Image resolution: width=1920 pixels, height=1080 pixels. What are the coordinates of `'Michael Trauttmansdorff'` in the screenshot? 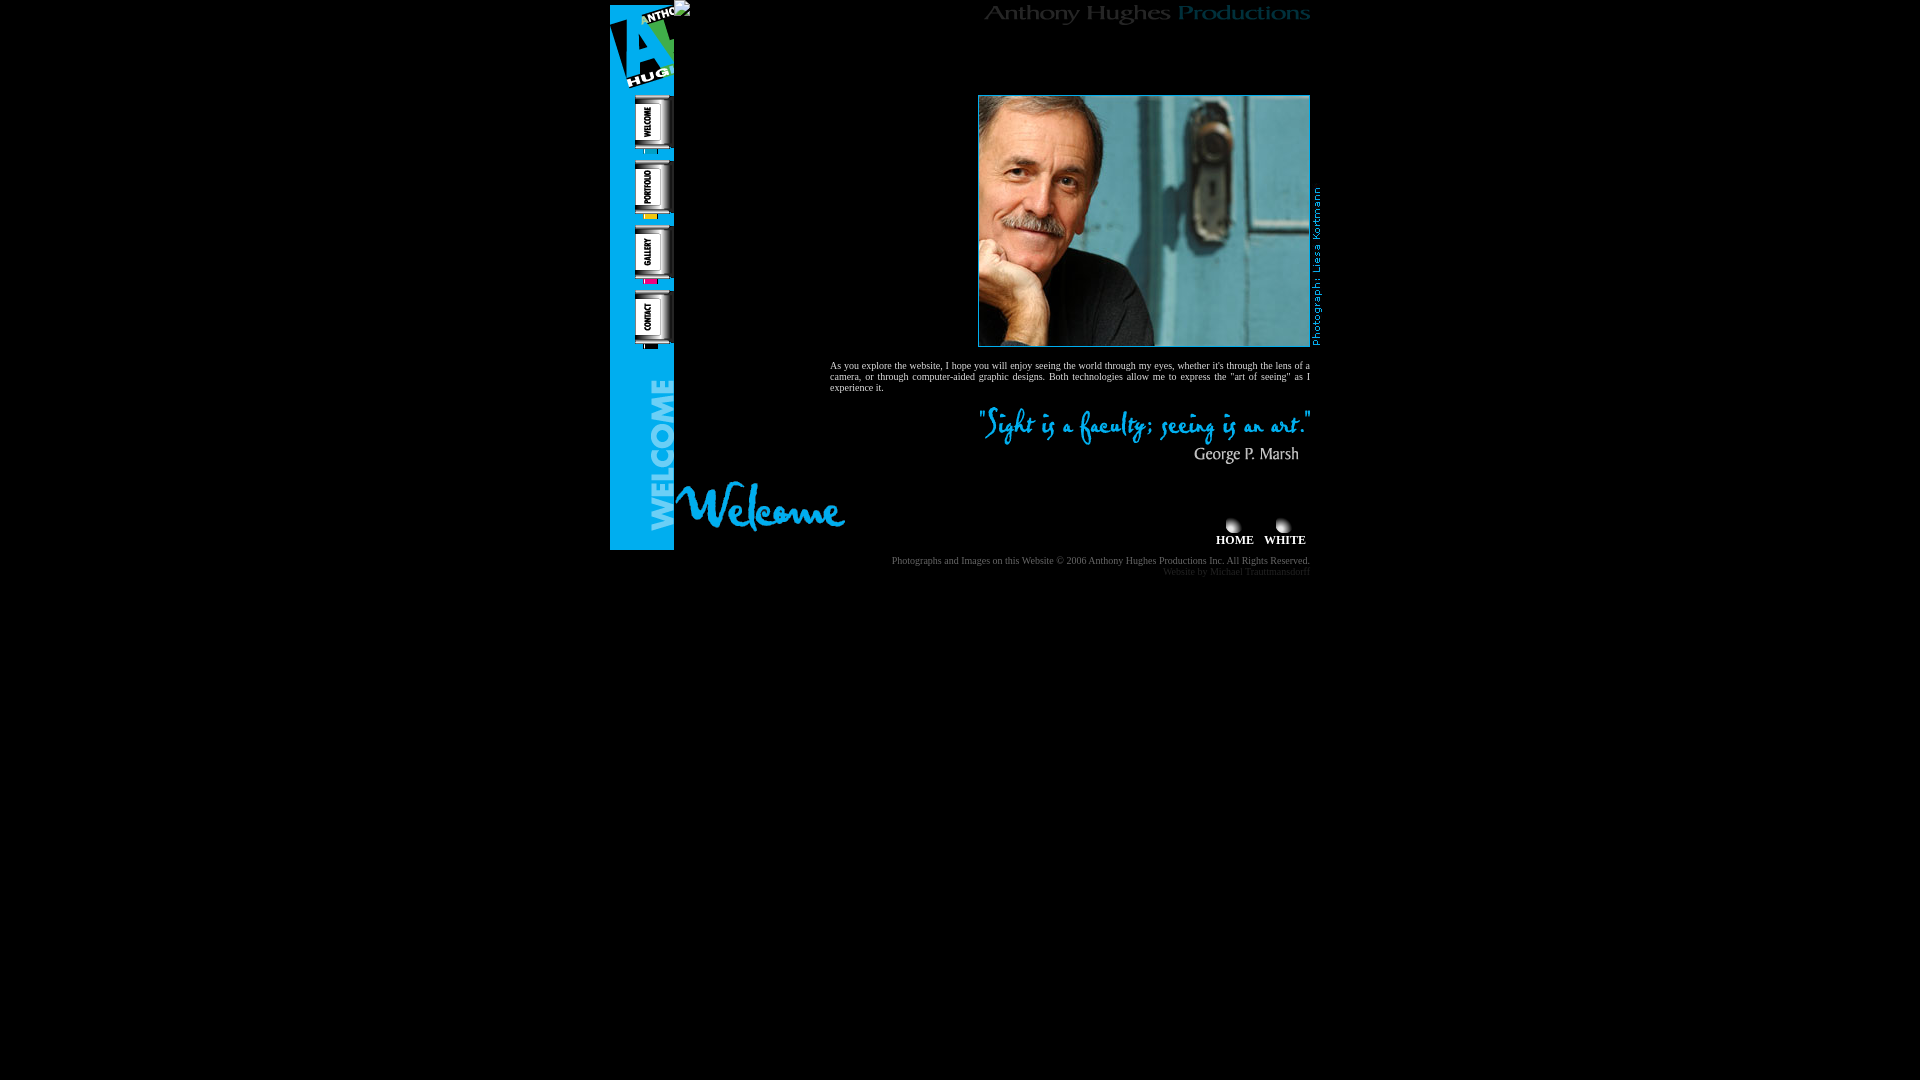 It's located at (1258, 571).